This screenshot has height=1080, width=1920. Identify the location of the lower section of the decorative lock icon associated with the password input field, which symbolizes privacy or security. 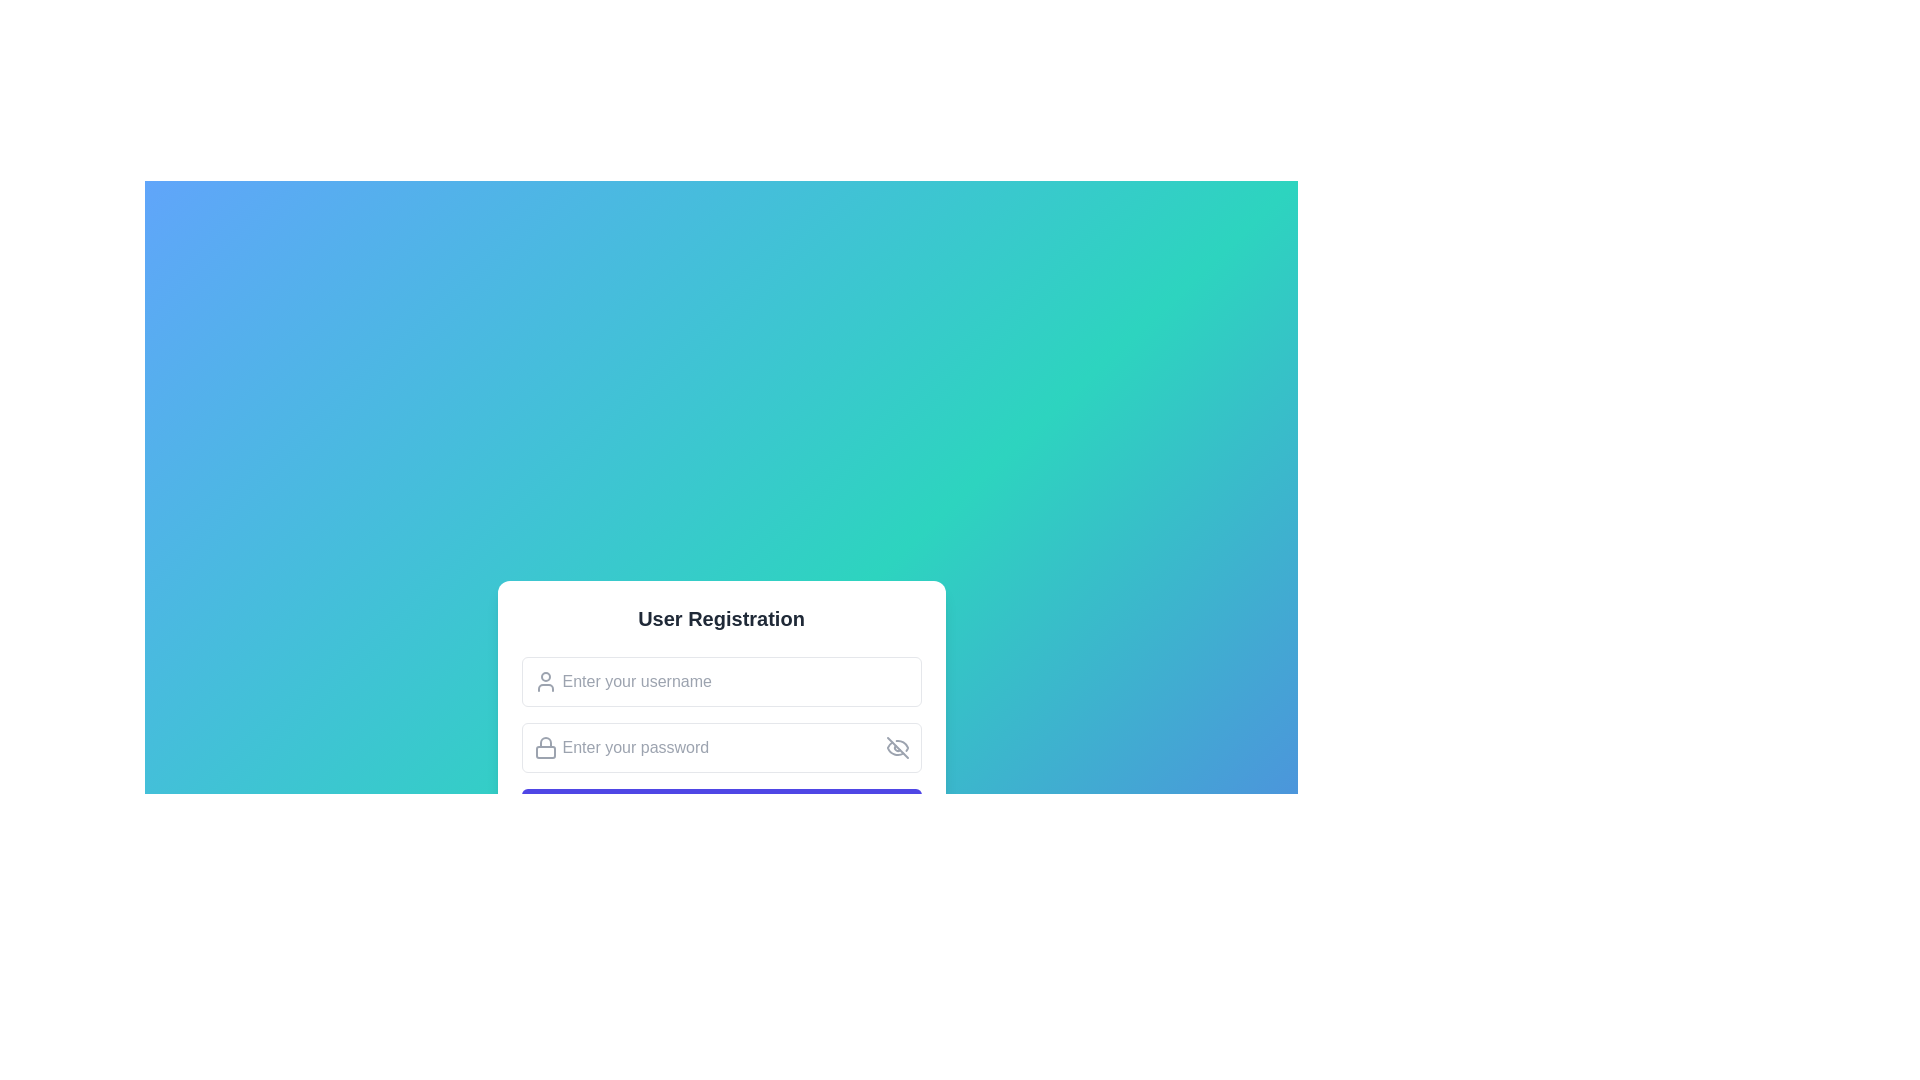
(545, 752).